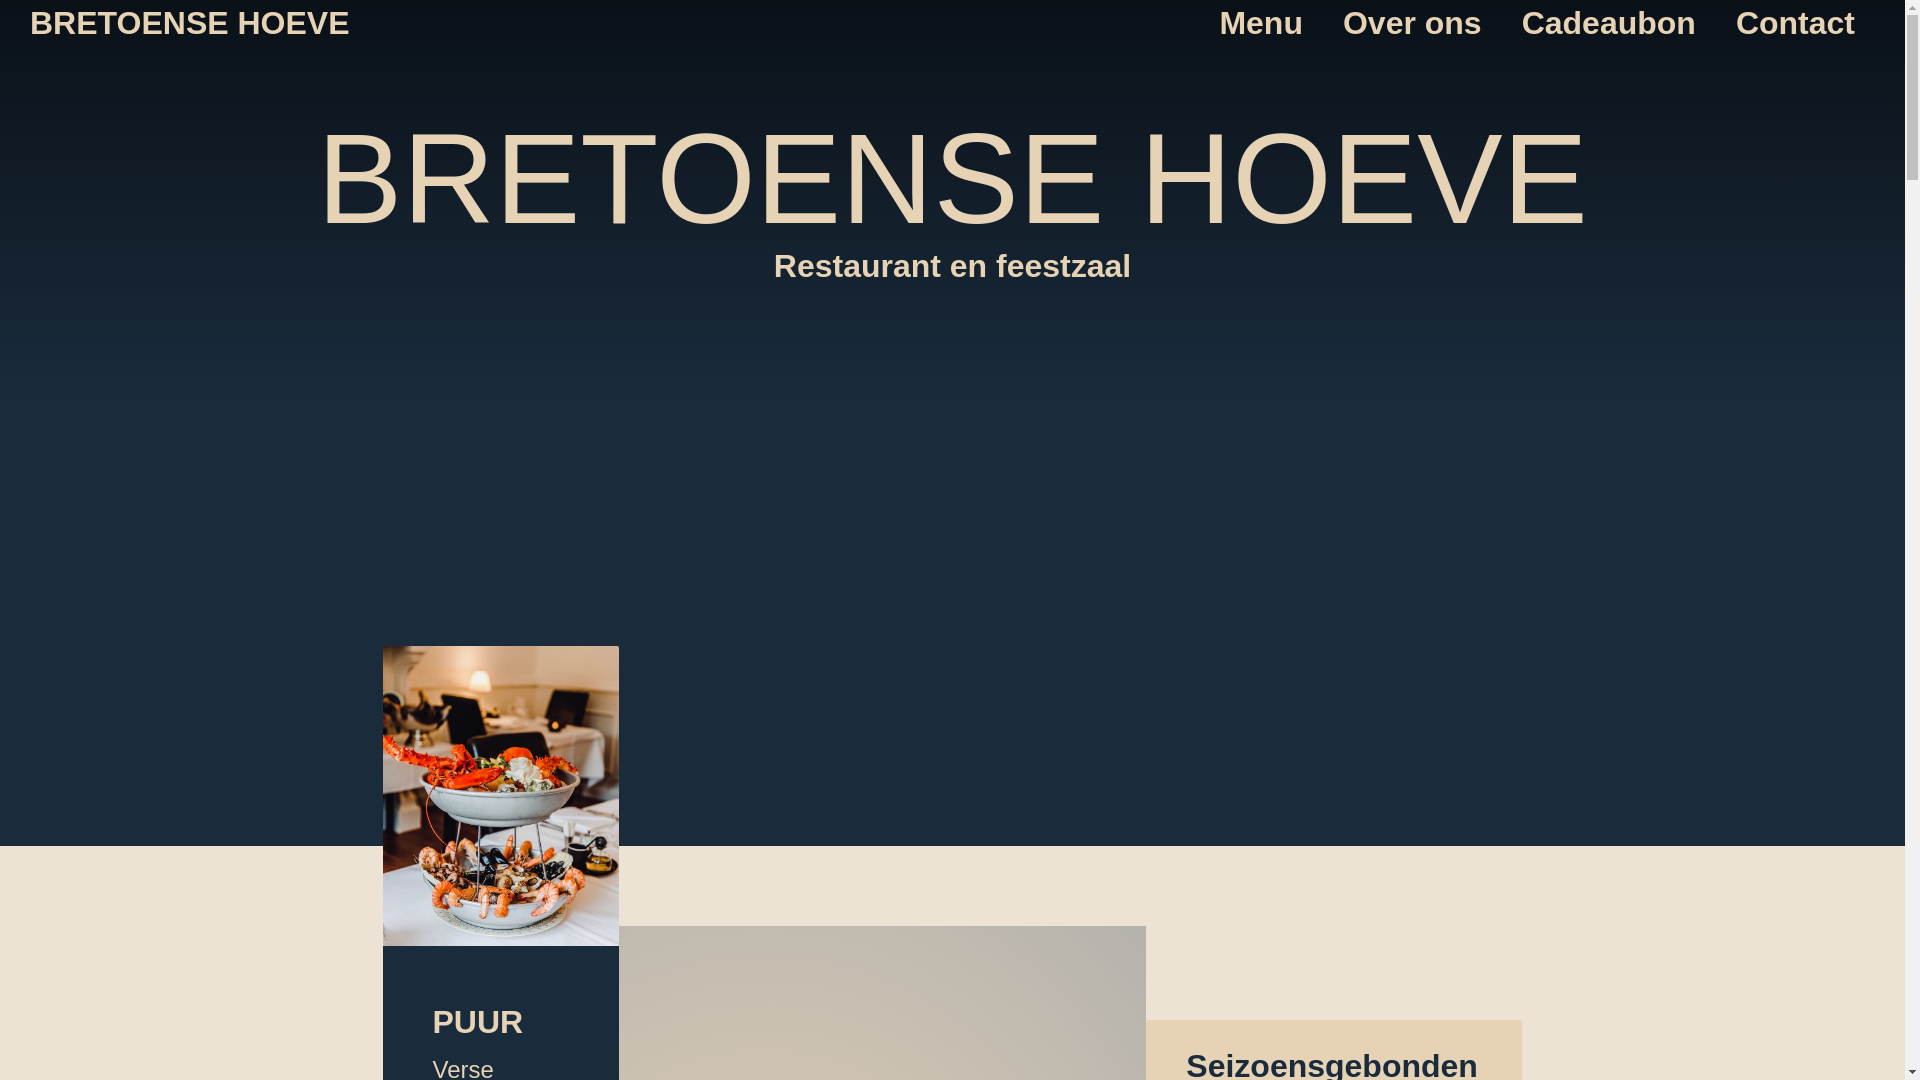  What do you see at coordinates (1260, 23) in the screenshot?
I see `'Menu'` at bounding box center [1260, 23].